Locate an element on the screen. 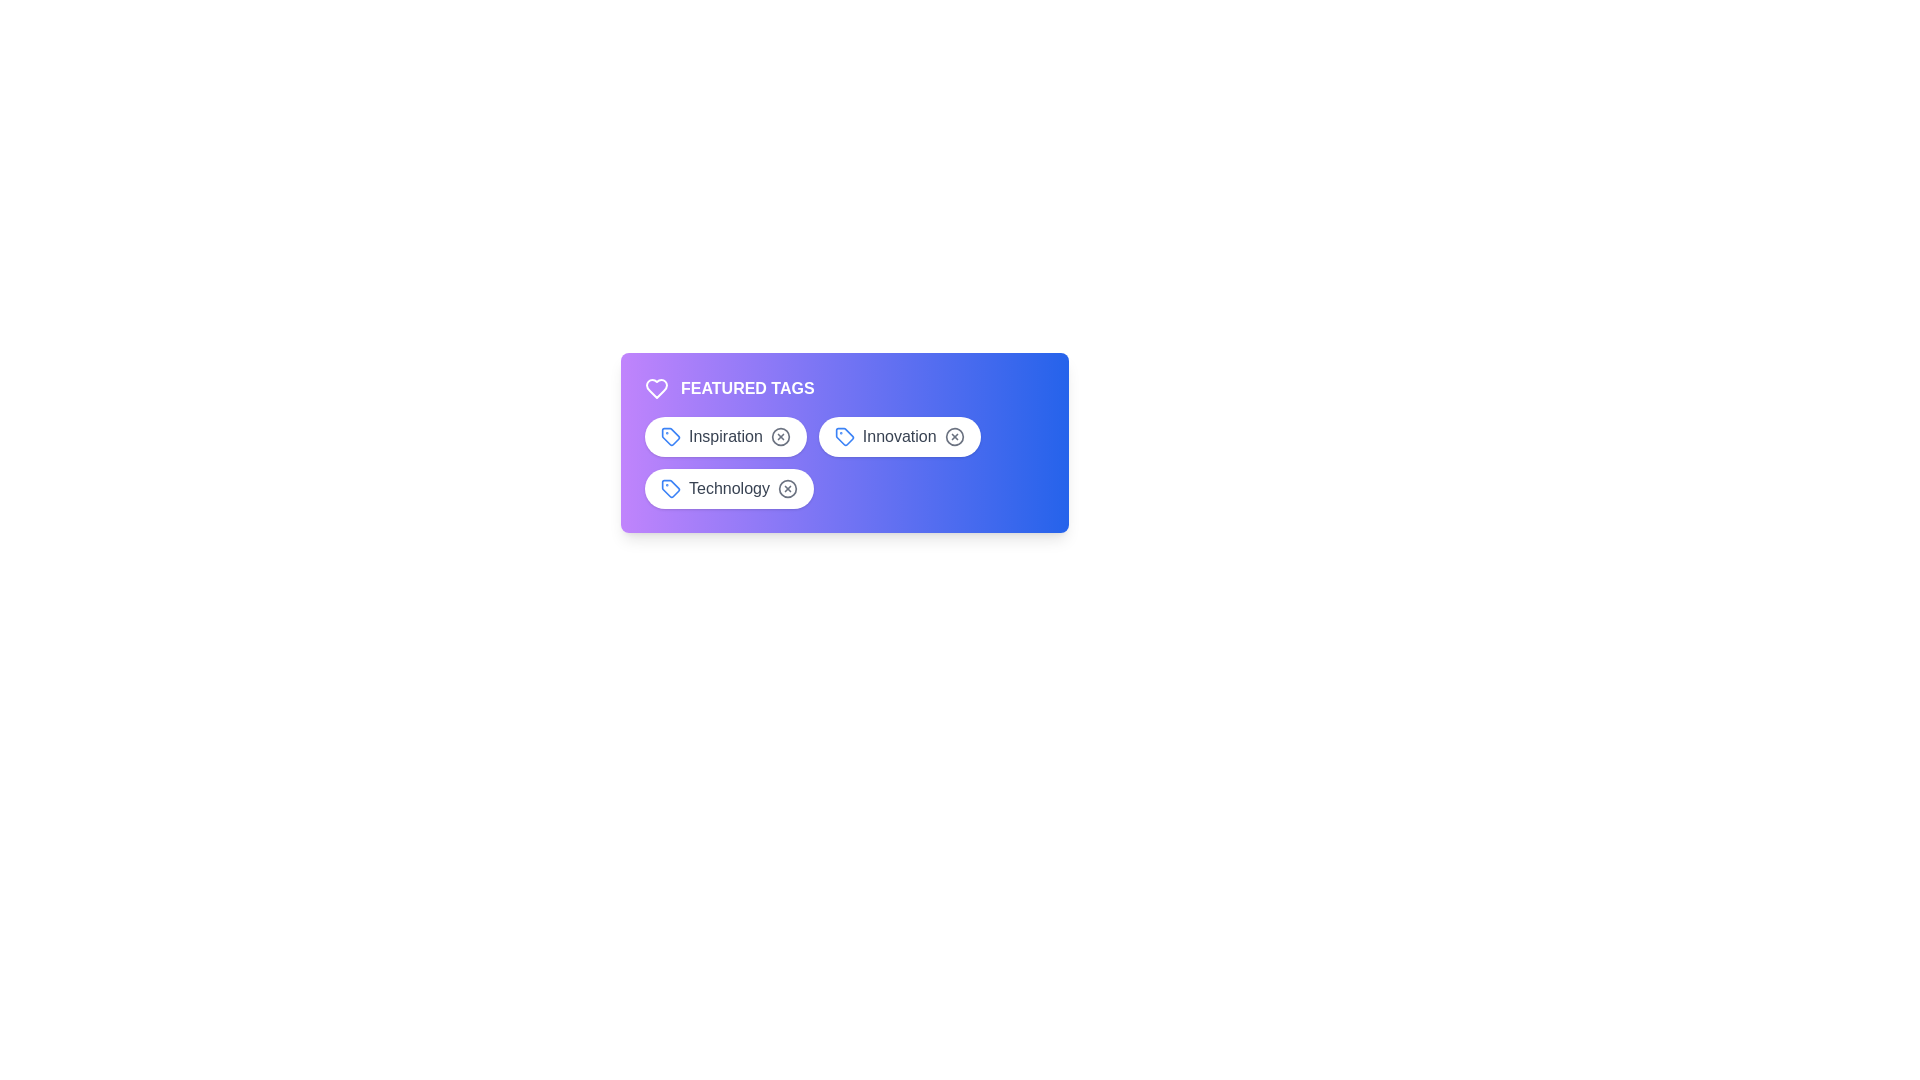 This screenshot has height=1080, width=1920. the decorative tag icon located inside the first tag labeled 'Inspiration' within the 'Featured Tags' section, positioned to the left of the text label is located at coordinates (671, 435).